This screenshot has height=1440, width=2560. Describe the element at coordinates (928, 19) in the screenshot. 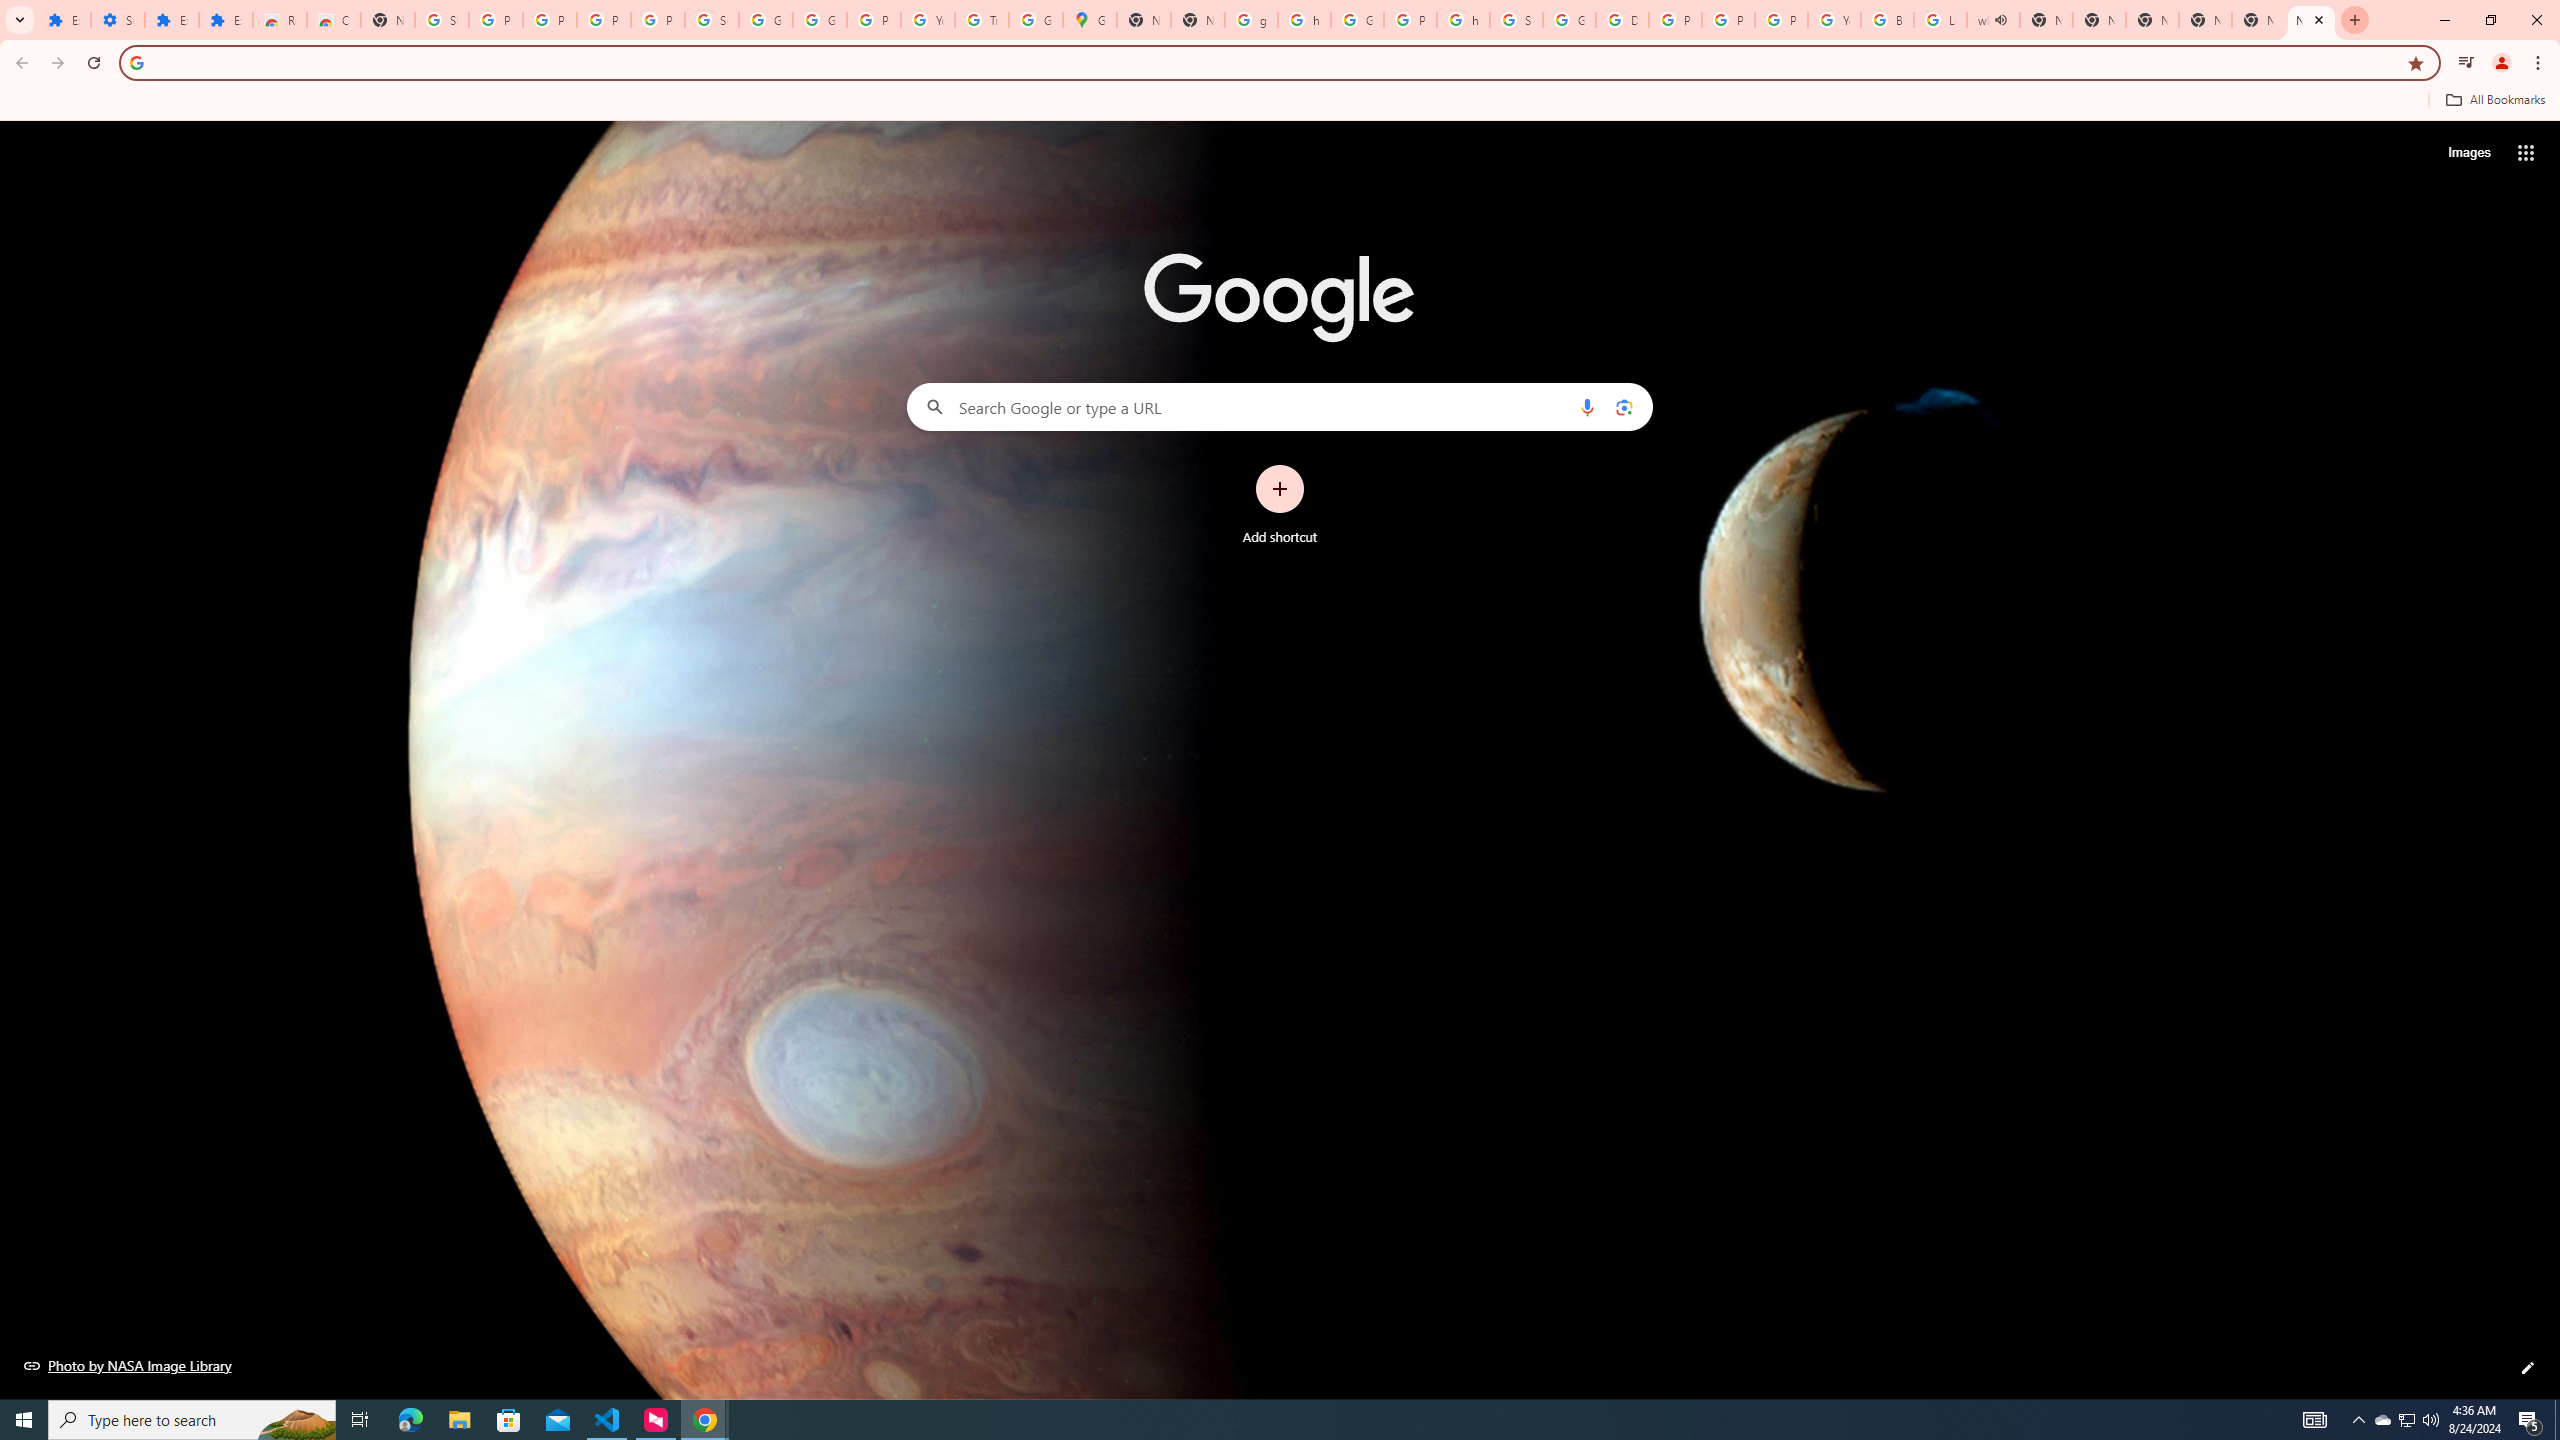

I see `'YouTube'` at that location.